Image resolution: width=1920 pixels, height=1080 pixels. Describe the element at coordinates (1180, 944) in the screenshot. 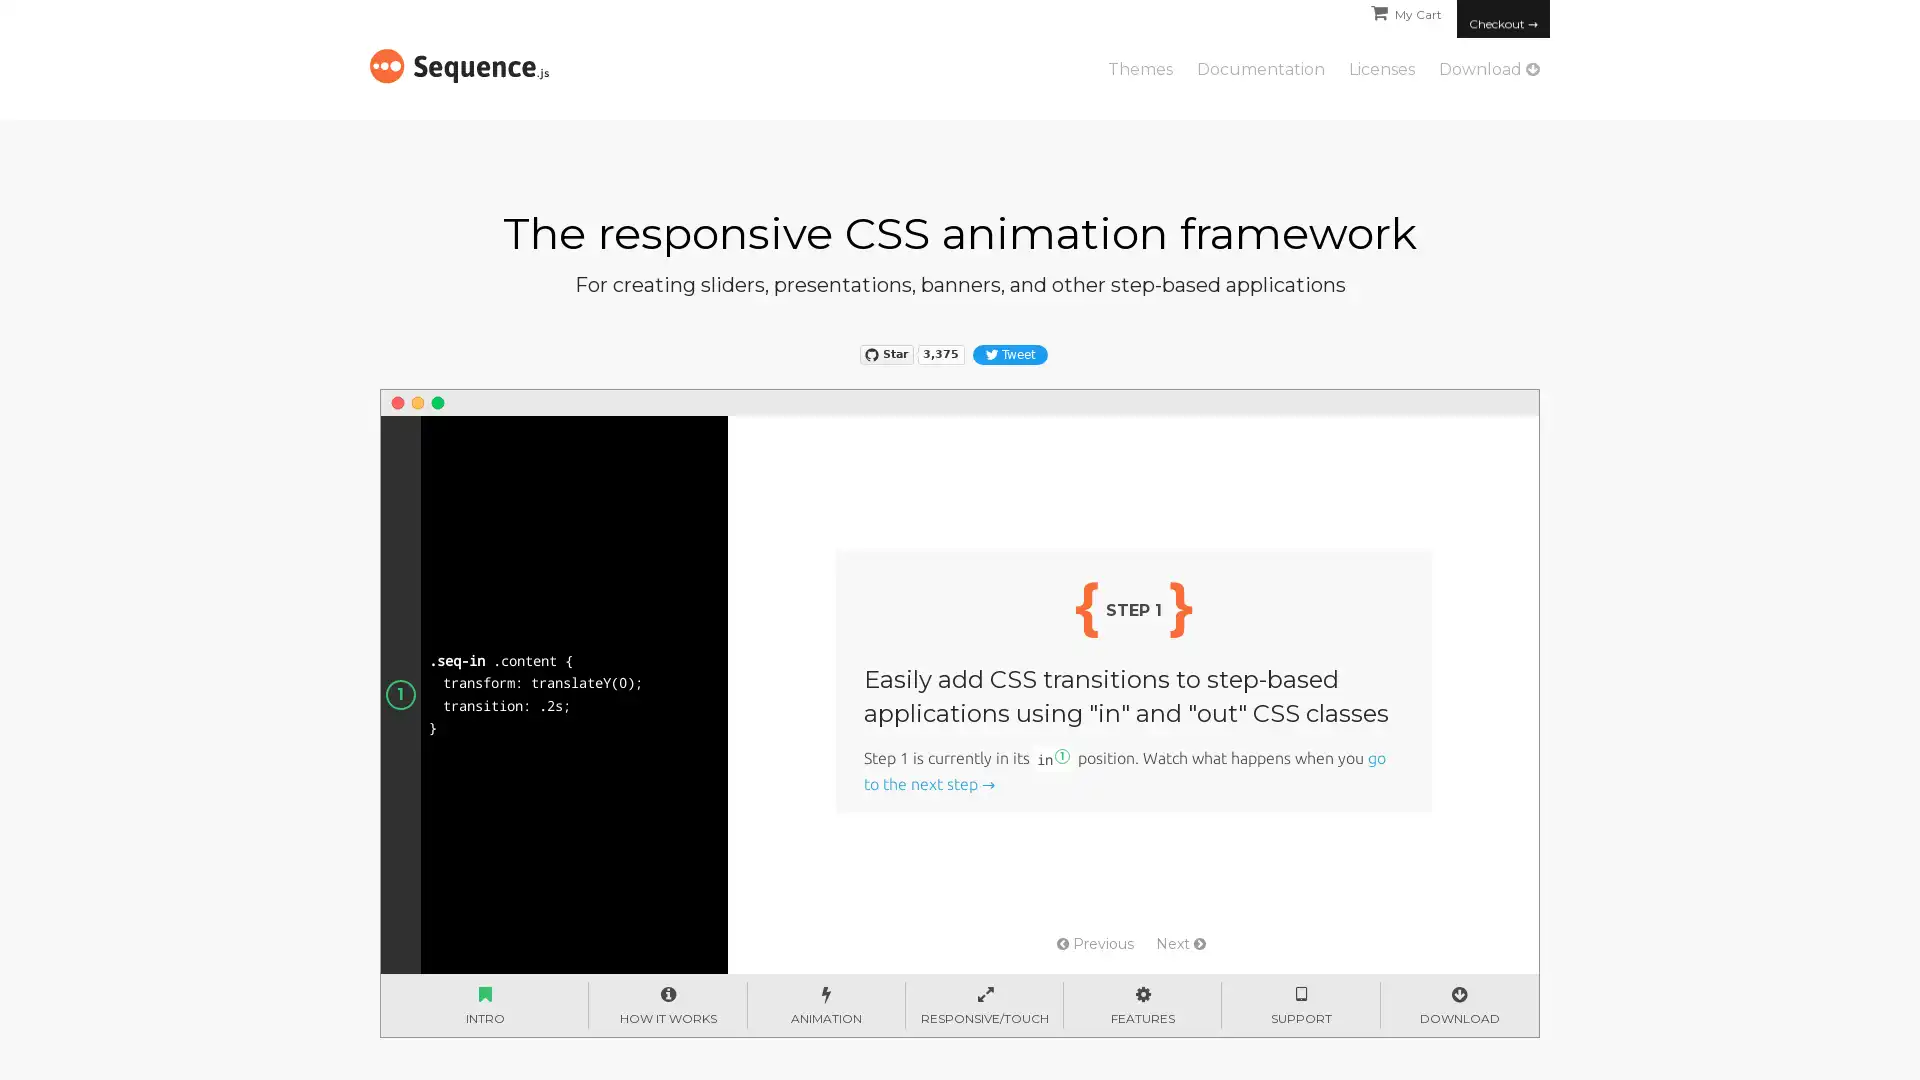

I see `Next` at that location.